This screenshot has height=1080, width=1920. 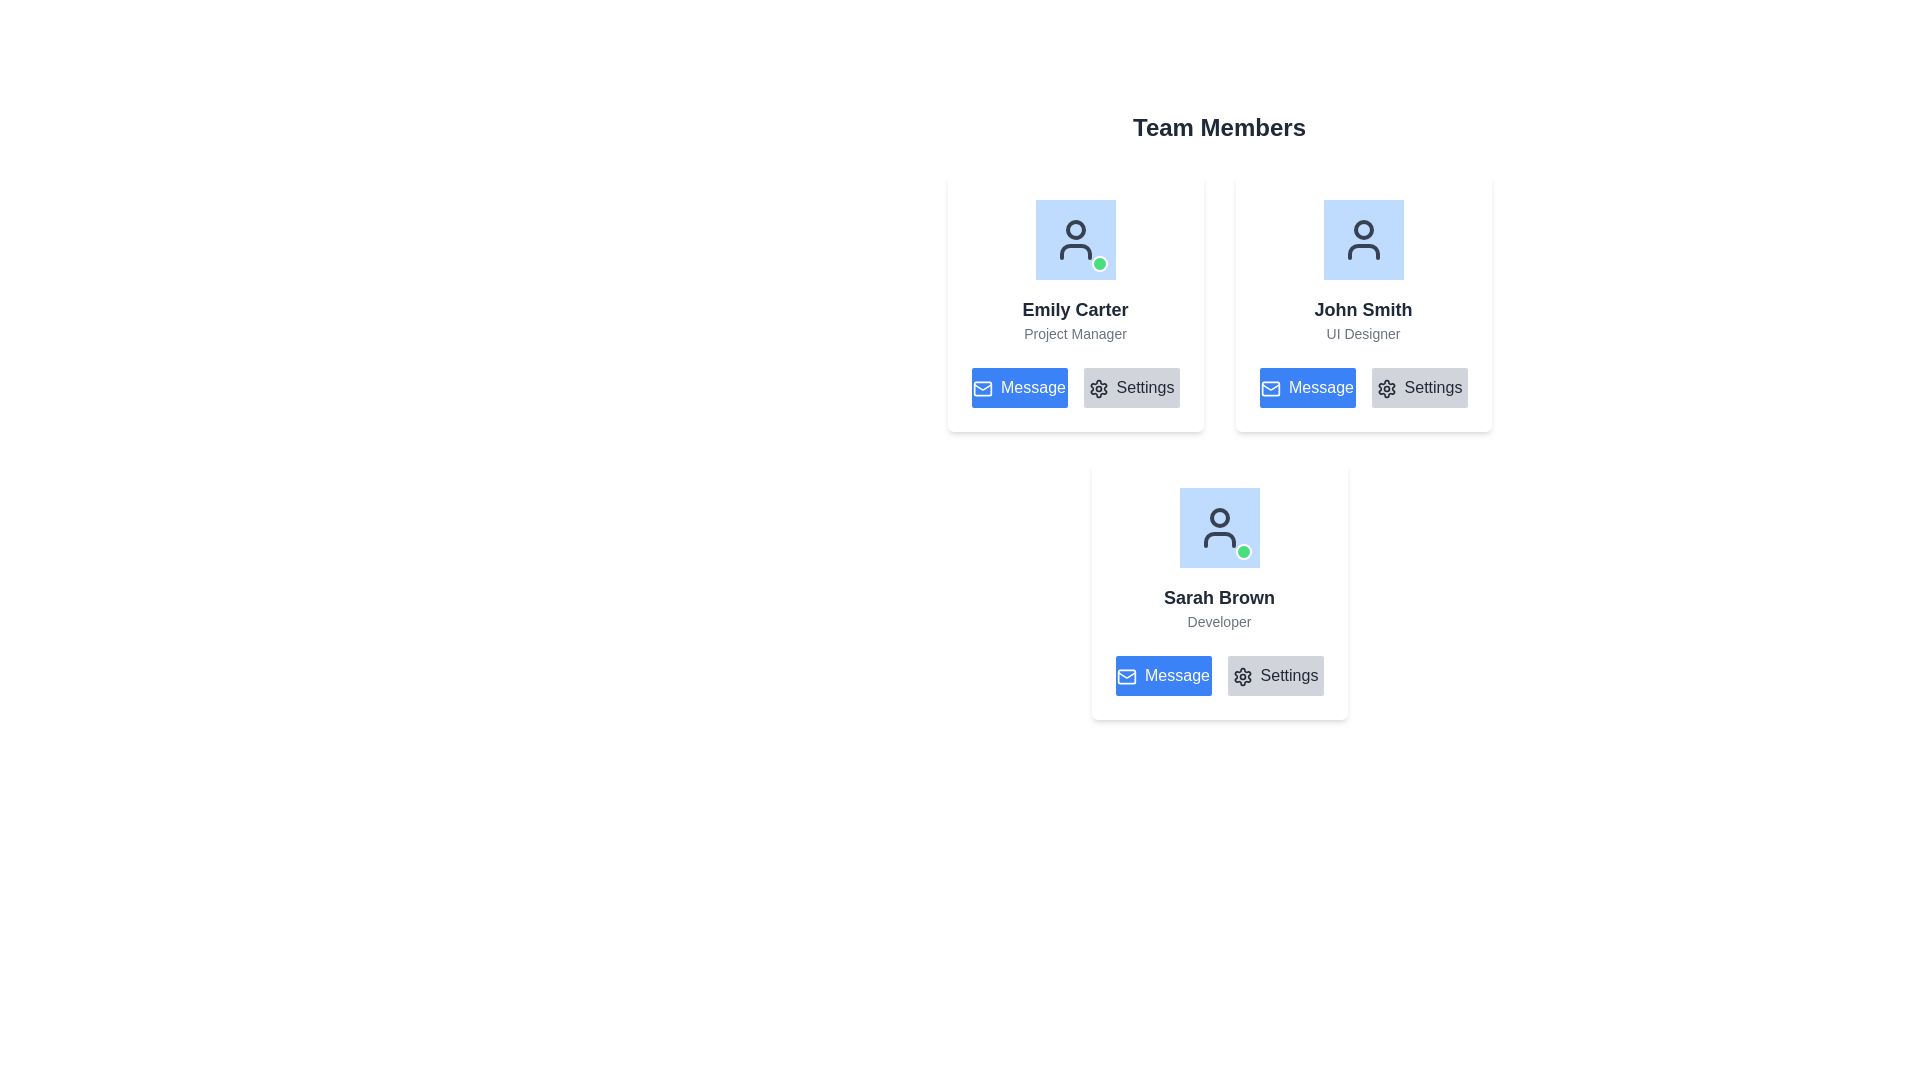 I want to click on the envelope icon within the blue 'Message' button that is part of the card for 'Emily Carter' in the 'Team Members' interface, so click(x=983, y=388).